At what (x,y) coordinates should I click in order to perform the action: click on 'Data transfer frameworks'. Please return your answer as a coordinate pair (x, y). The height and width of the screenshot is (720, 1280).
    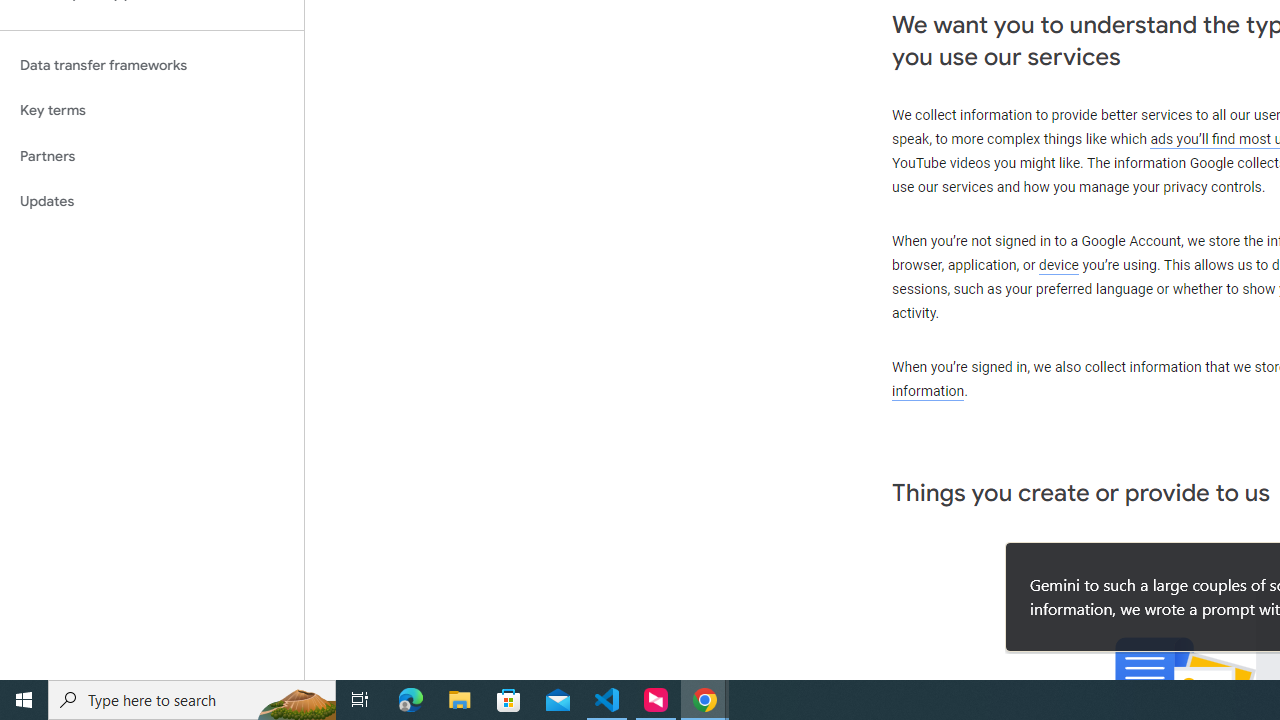
    Looking at the image, I should click on (151, 64).